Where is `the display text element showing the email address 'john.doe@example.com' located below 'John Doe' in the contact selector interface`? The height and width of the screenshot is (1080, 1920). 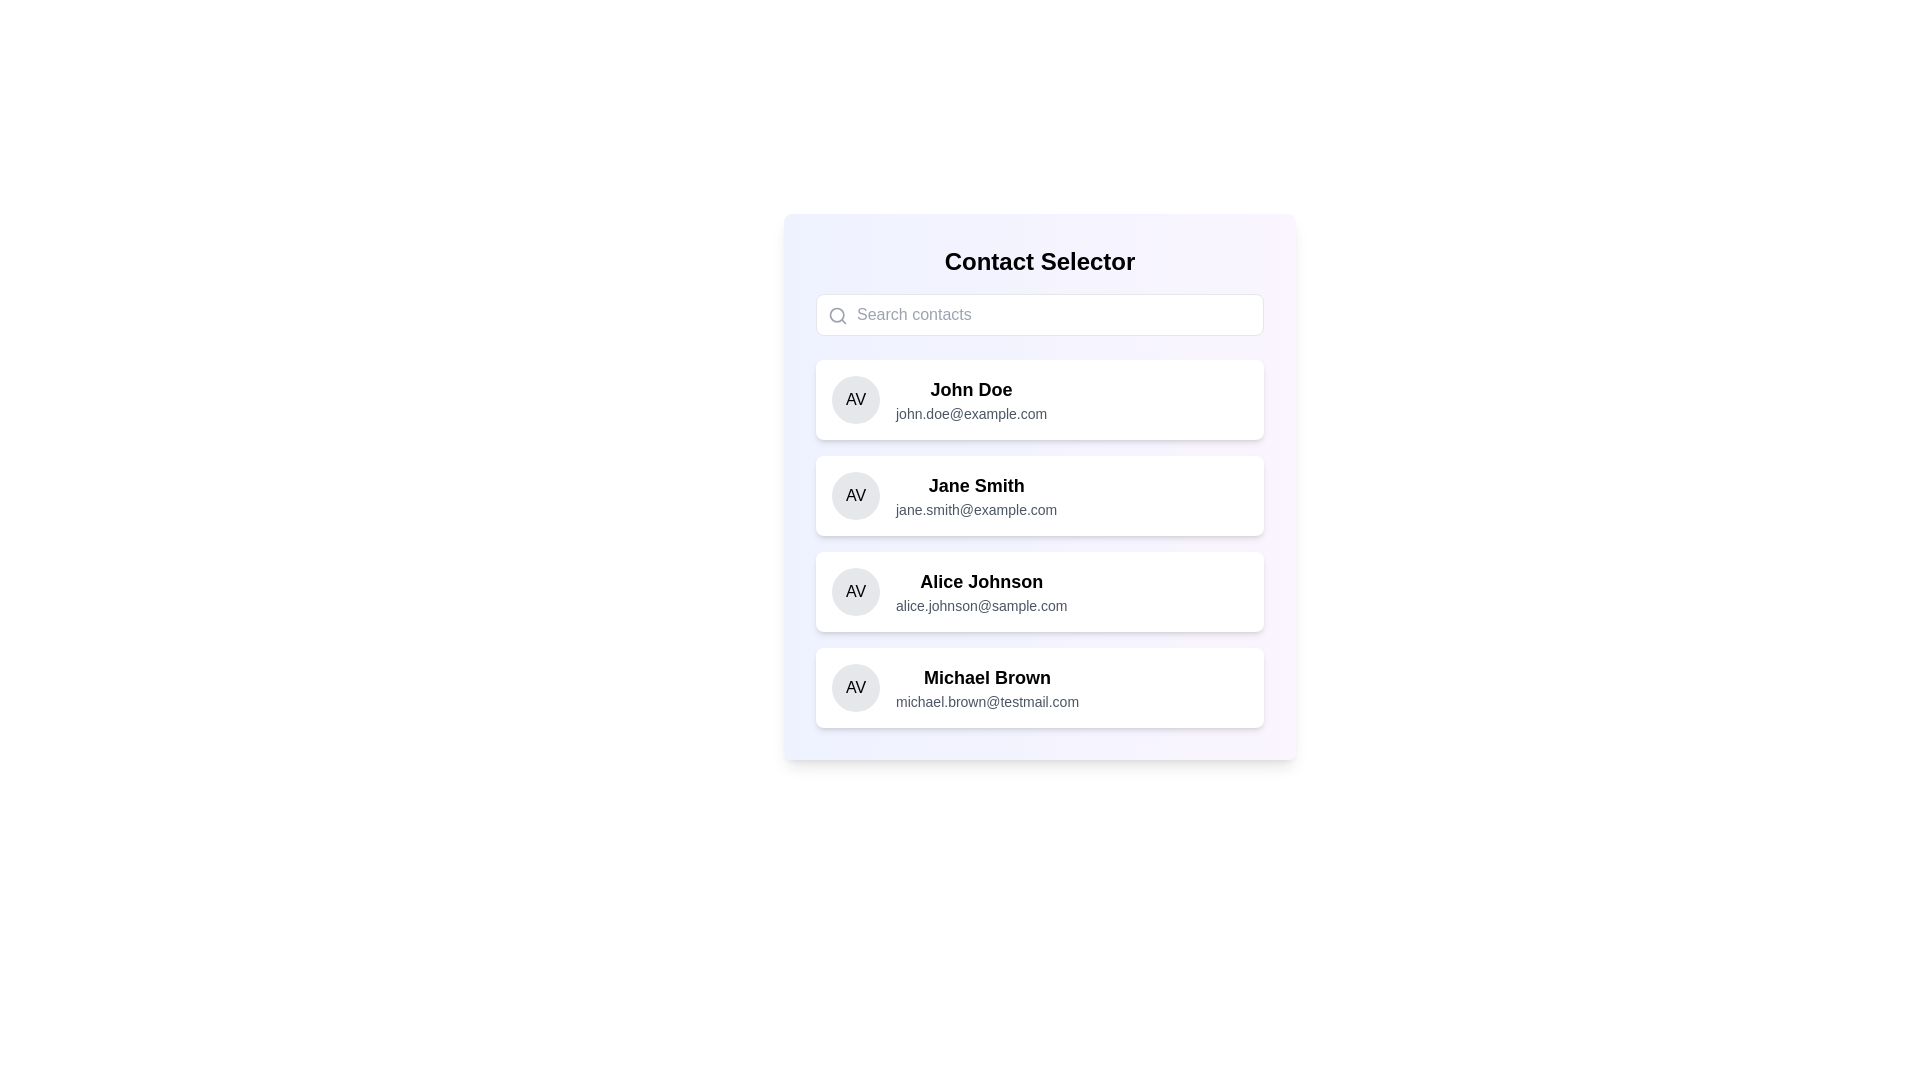 the display text element showing the email address 'john.doe@example.com' located below 'John Doe' in the contact selector interface is located at coordinates (971, 412).